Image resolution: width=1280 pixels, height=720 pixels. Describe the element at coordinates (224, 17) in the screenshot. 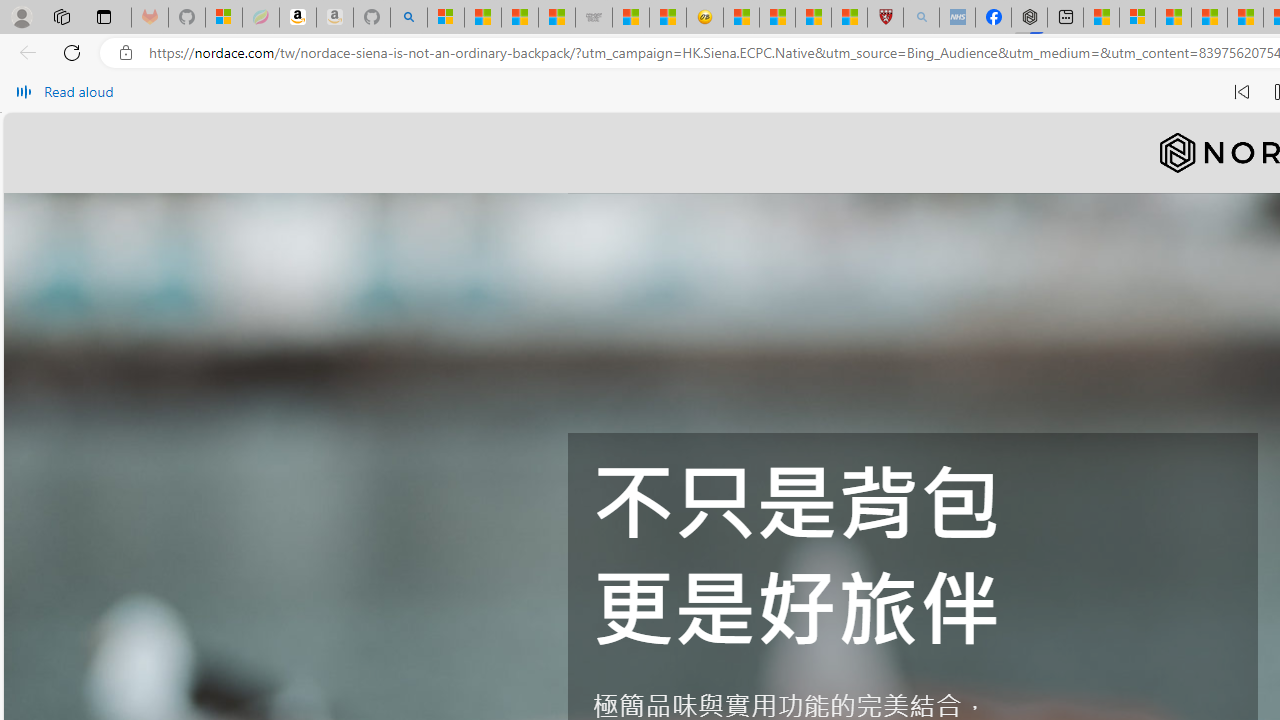

I see `'Microsoft-Report a Concern to Bing'` at that location.